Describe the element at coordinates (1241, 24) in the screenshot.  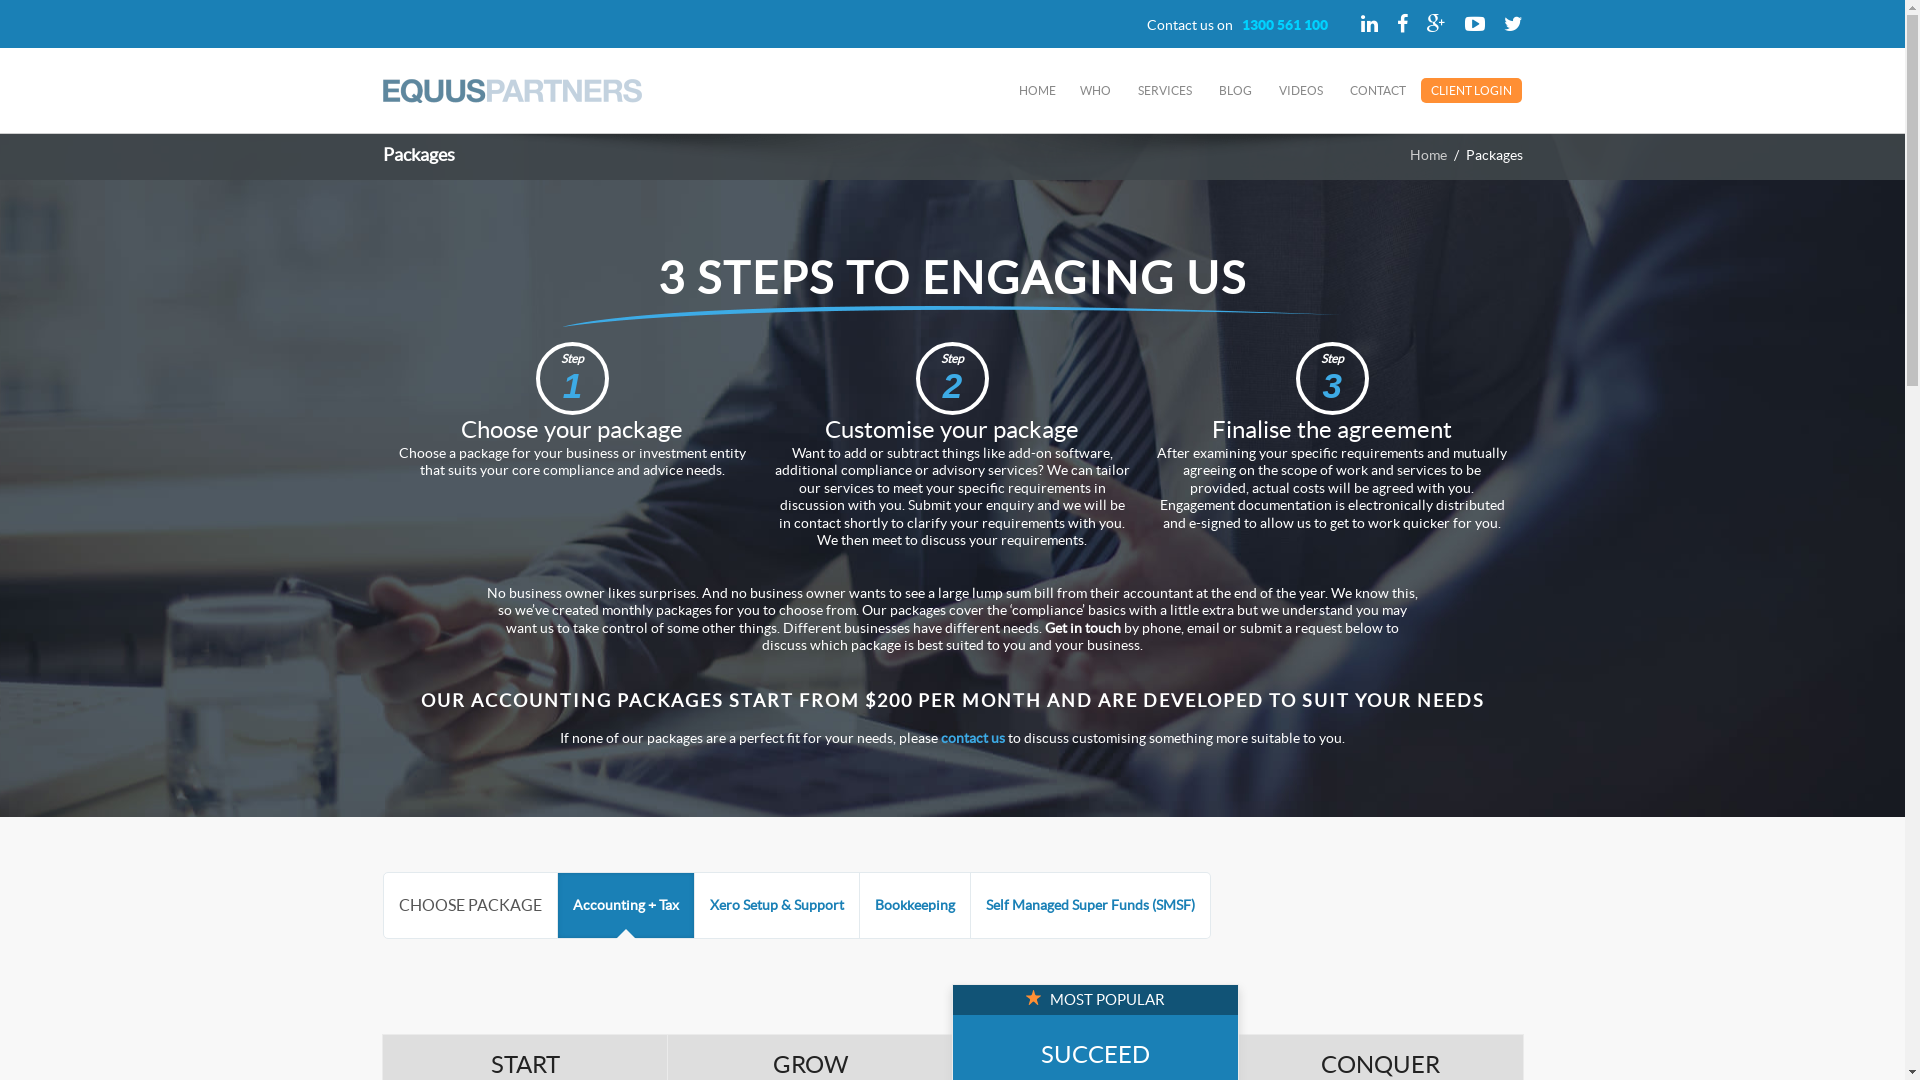
I see `'1300 561 100'` at that location.